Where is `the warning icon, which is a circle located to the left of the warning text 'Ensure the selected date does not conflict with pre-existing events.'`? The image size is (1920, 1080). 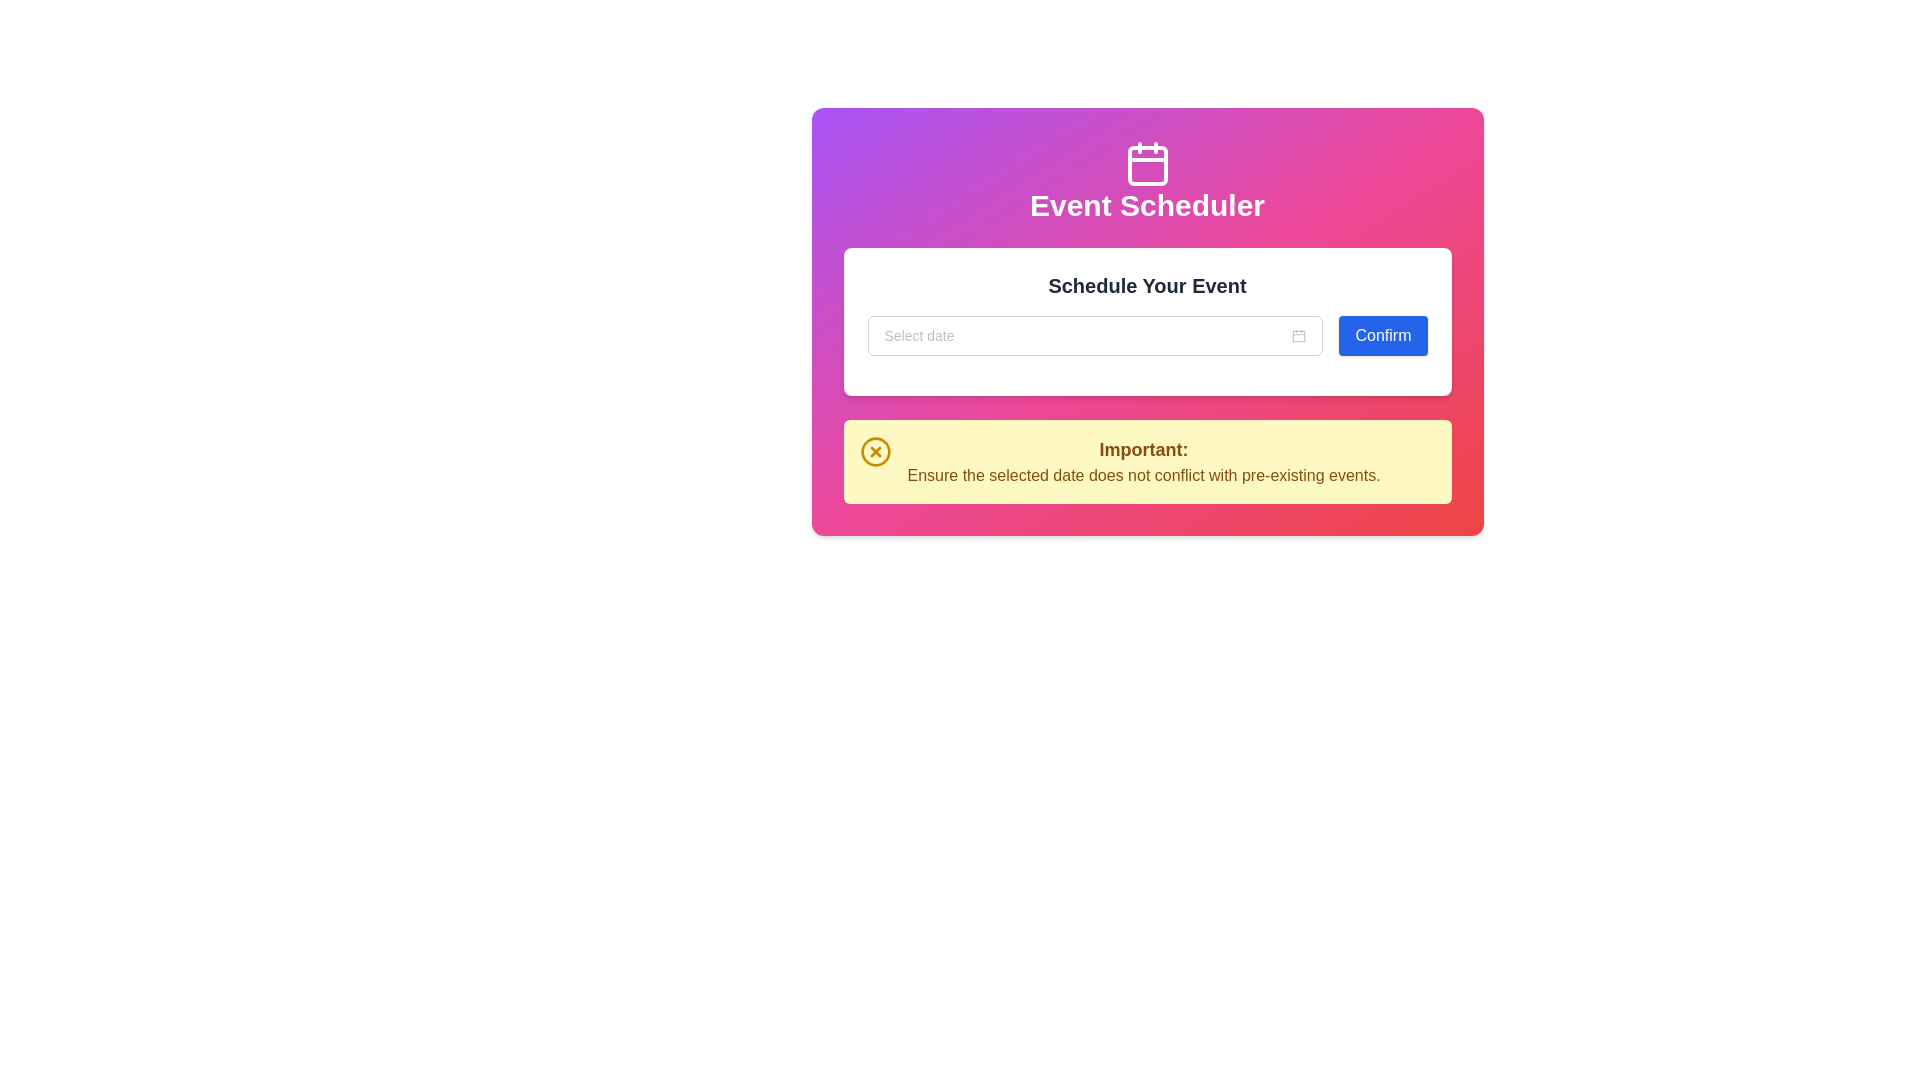
the warning icon, which is a circle located to the left of the warning text 'Ensure the selected date does not conflict with pre-existing events.' is located at coordinates (875, 451).